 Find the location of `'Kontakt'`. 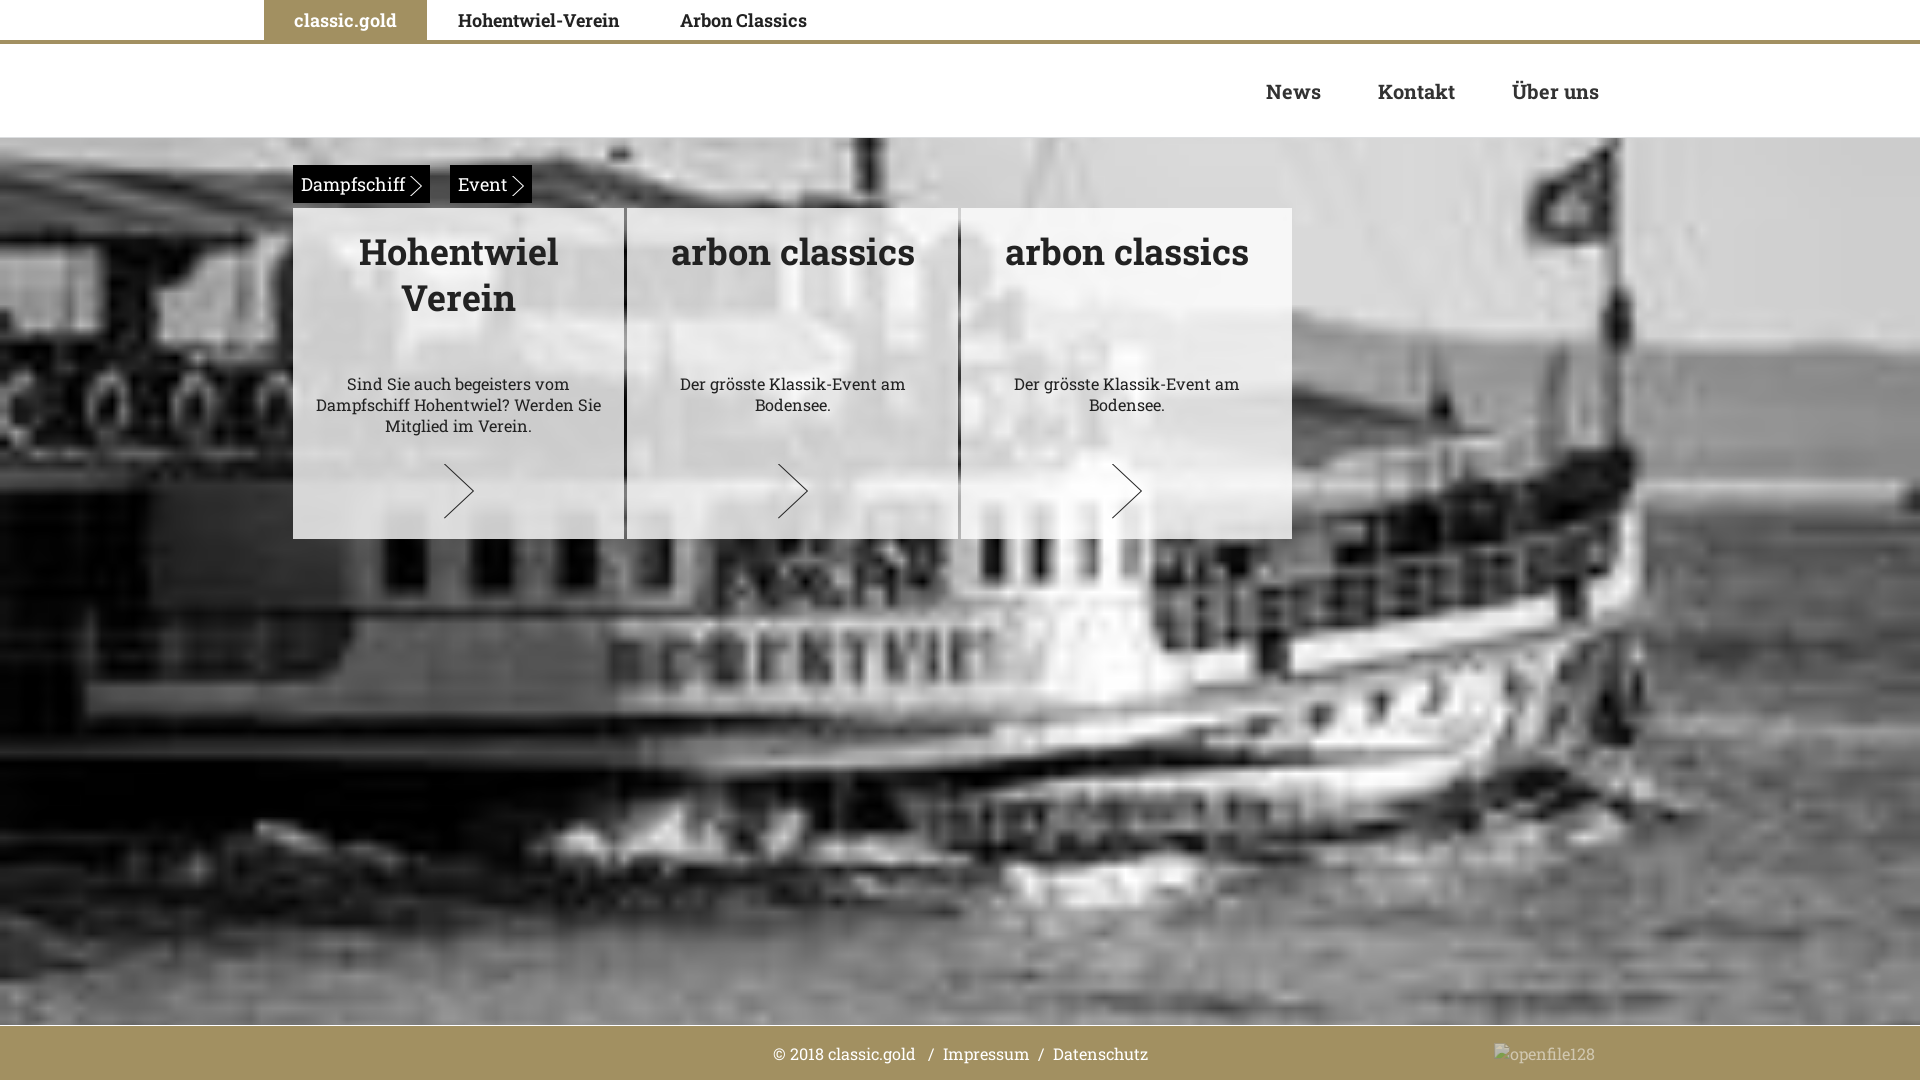

'Kontakt' is located at coordinates (1415, 90).